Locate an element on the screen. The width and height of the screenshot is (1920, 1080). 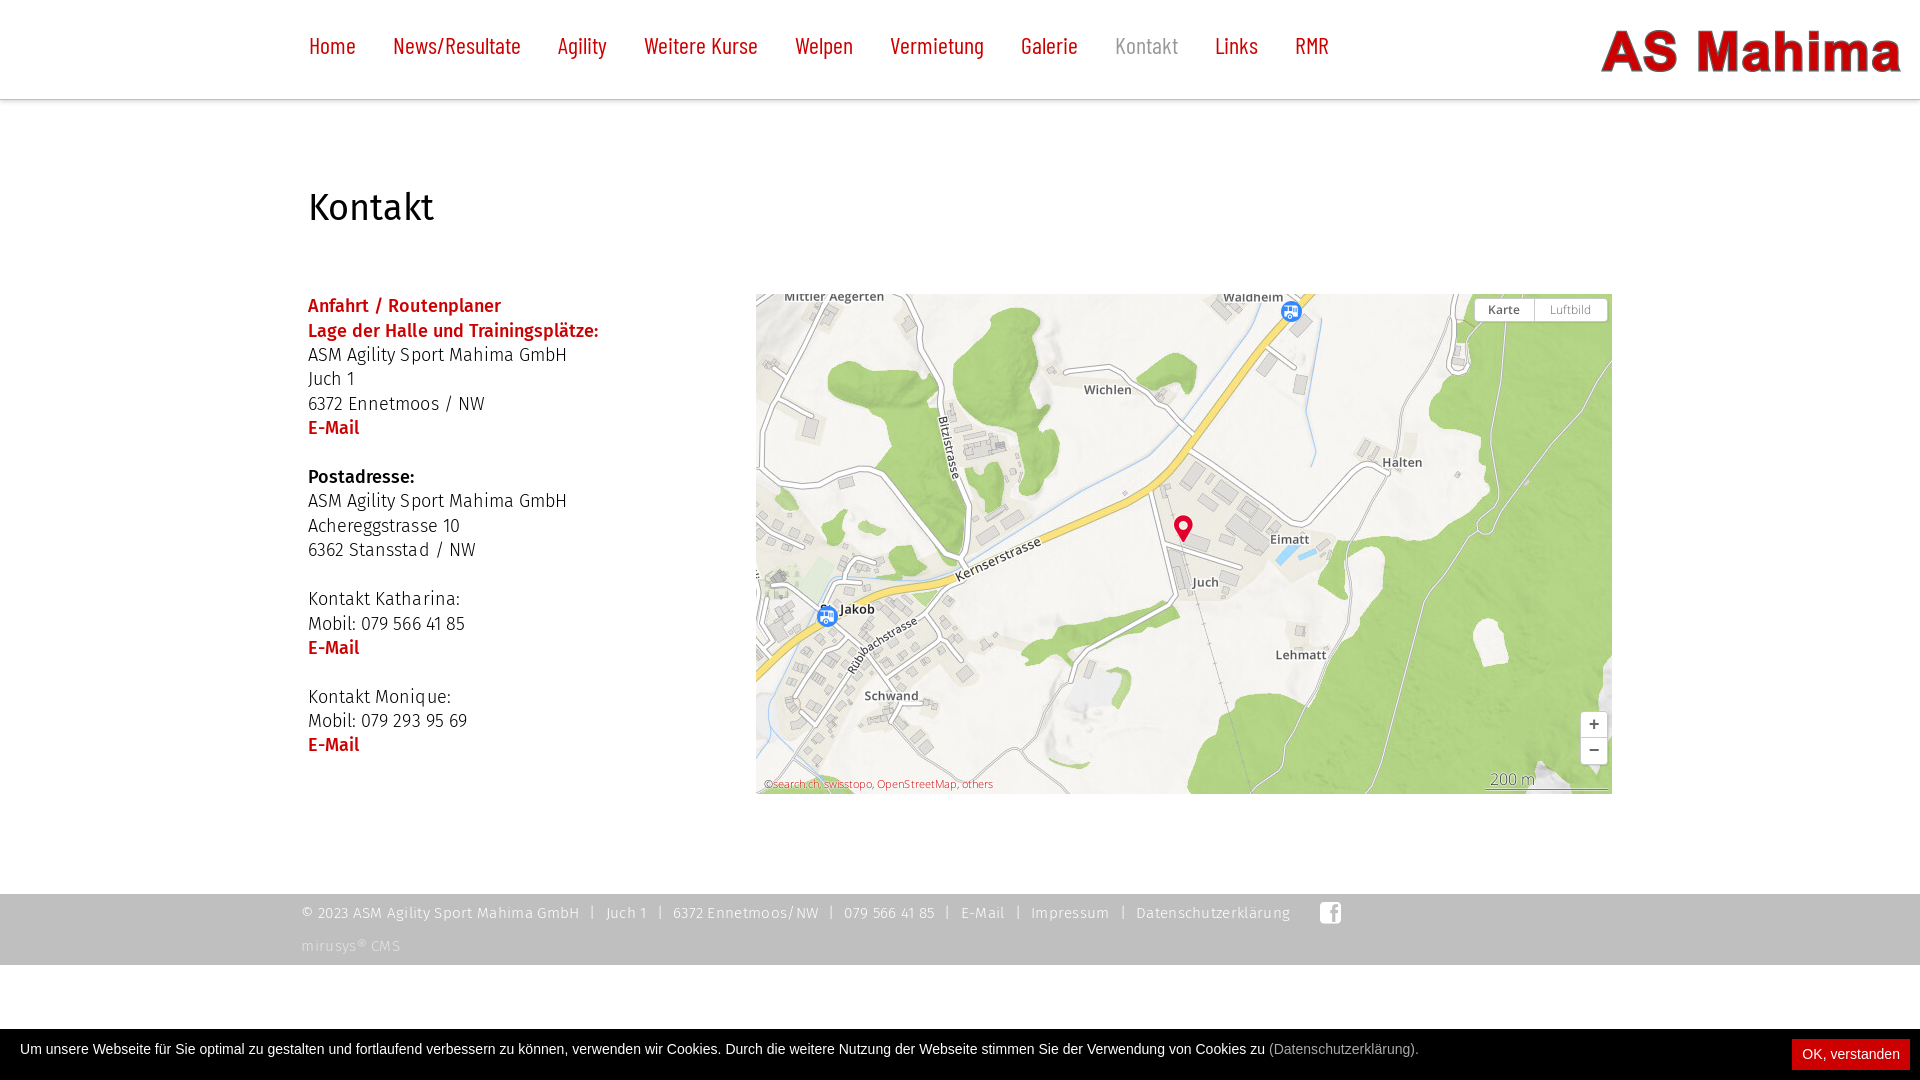
'Home' is located at coordinates (332, 49).